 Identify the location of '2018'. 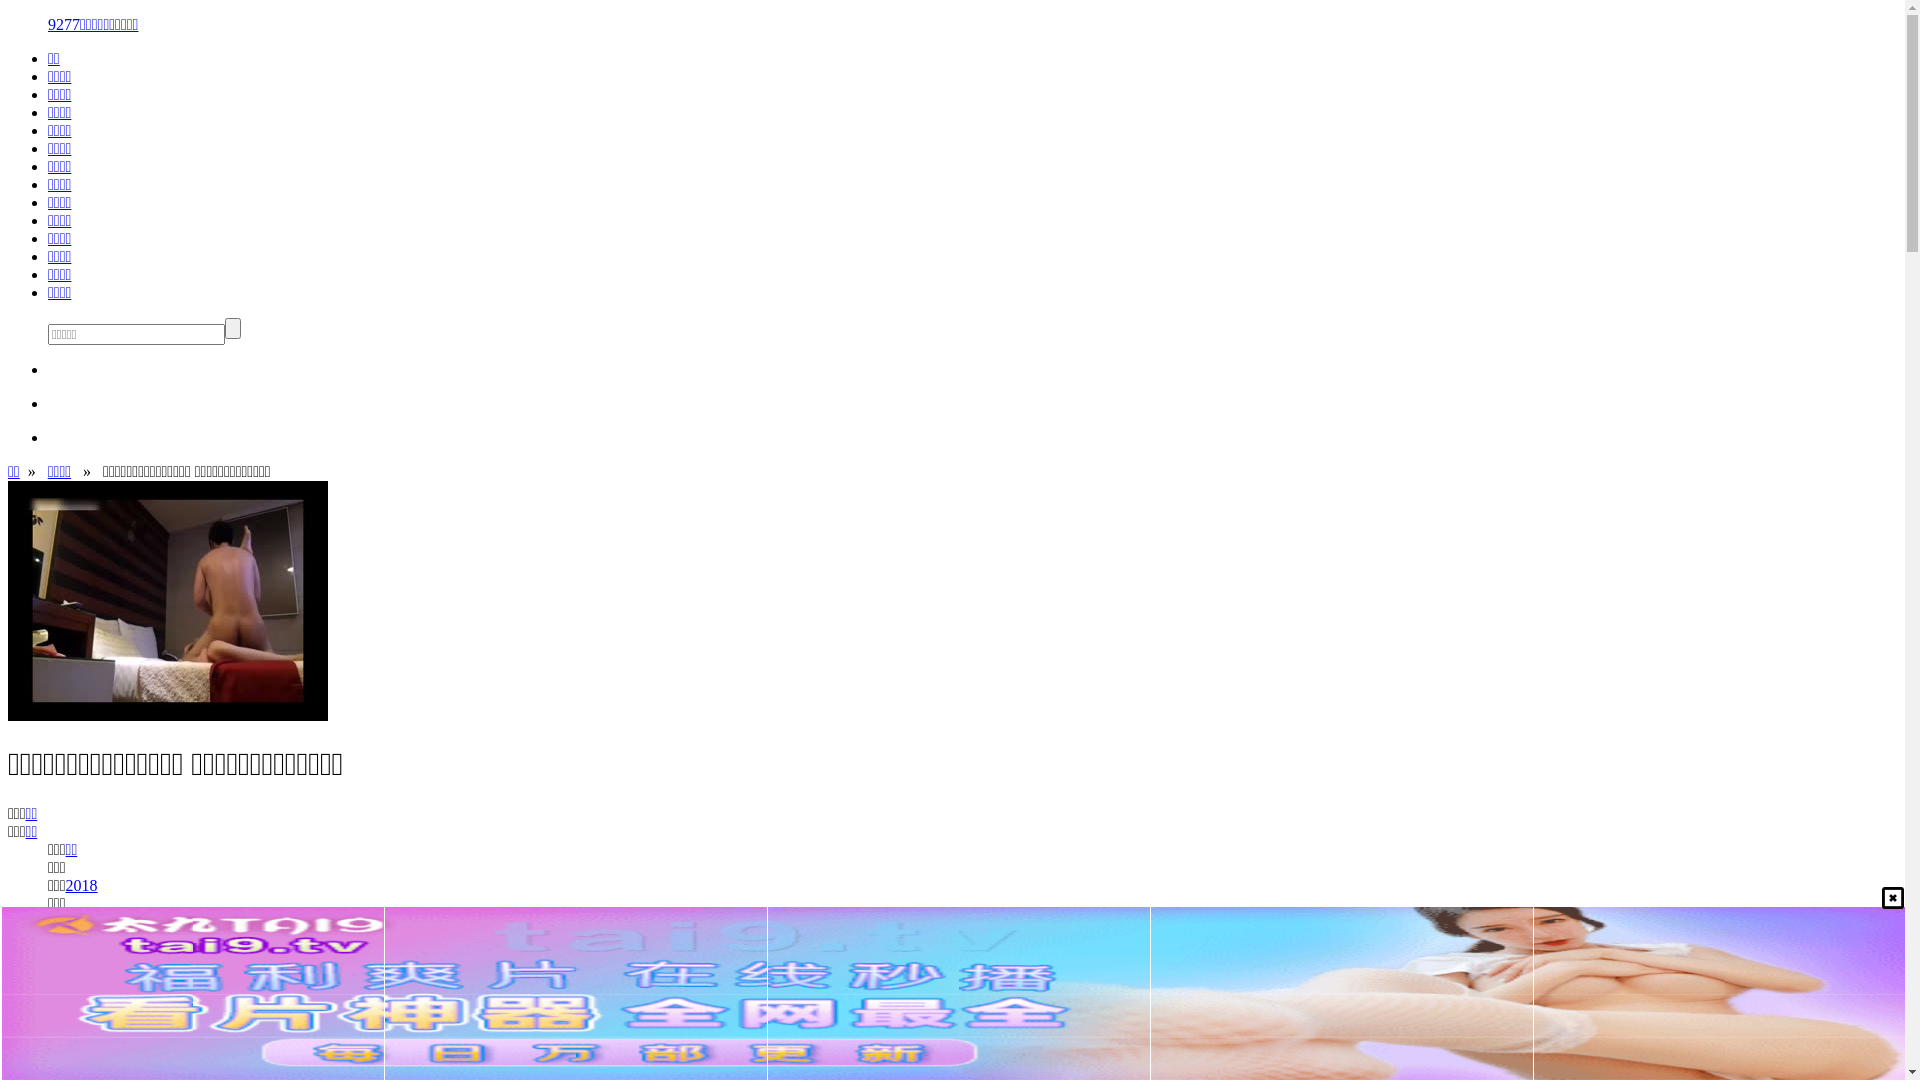
(80, 884).